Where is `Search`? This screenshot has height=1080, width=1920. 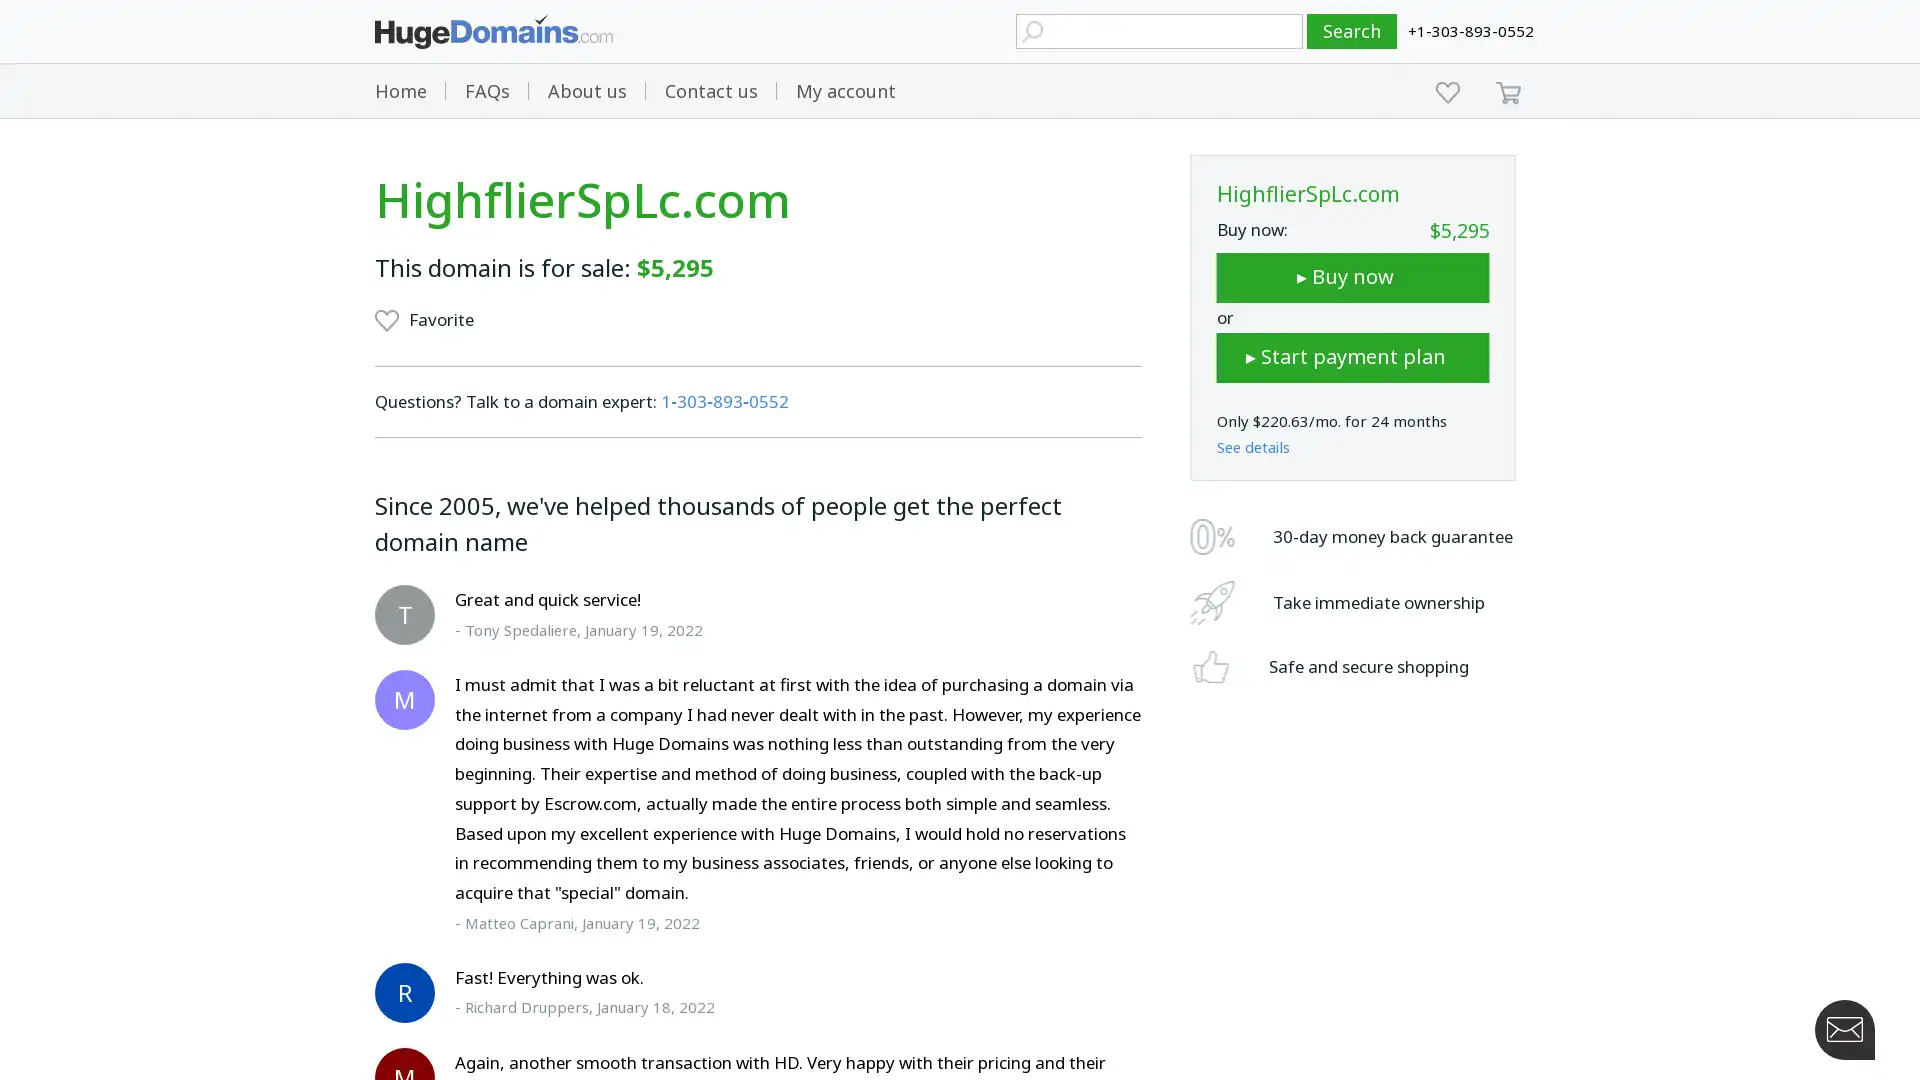 Search is located at coordinates (1352, 31).